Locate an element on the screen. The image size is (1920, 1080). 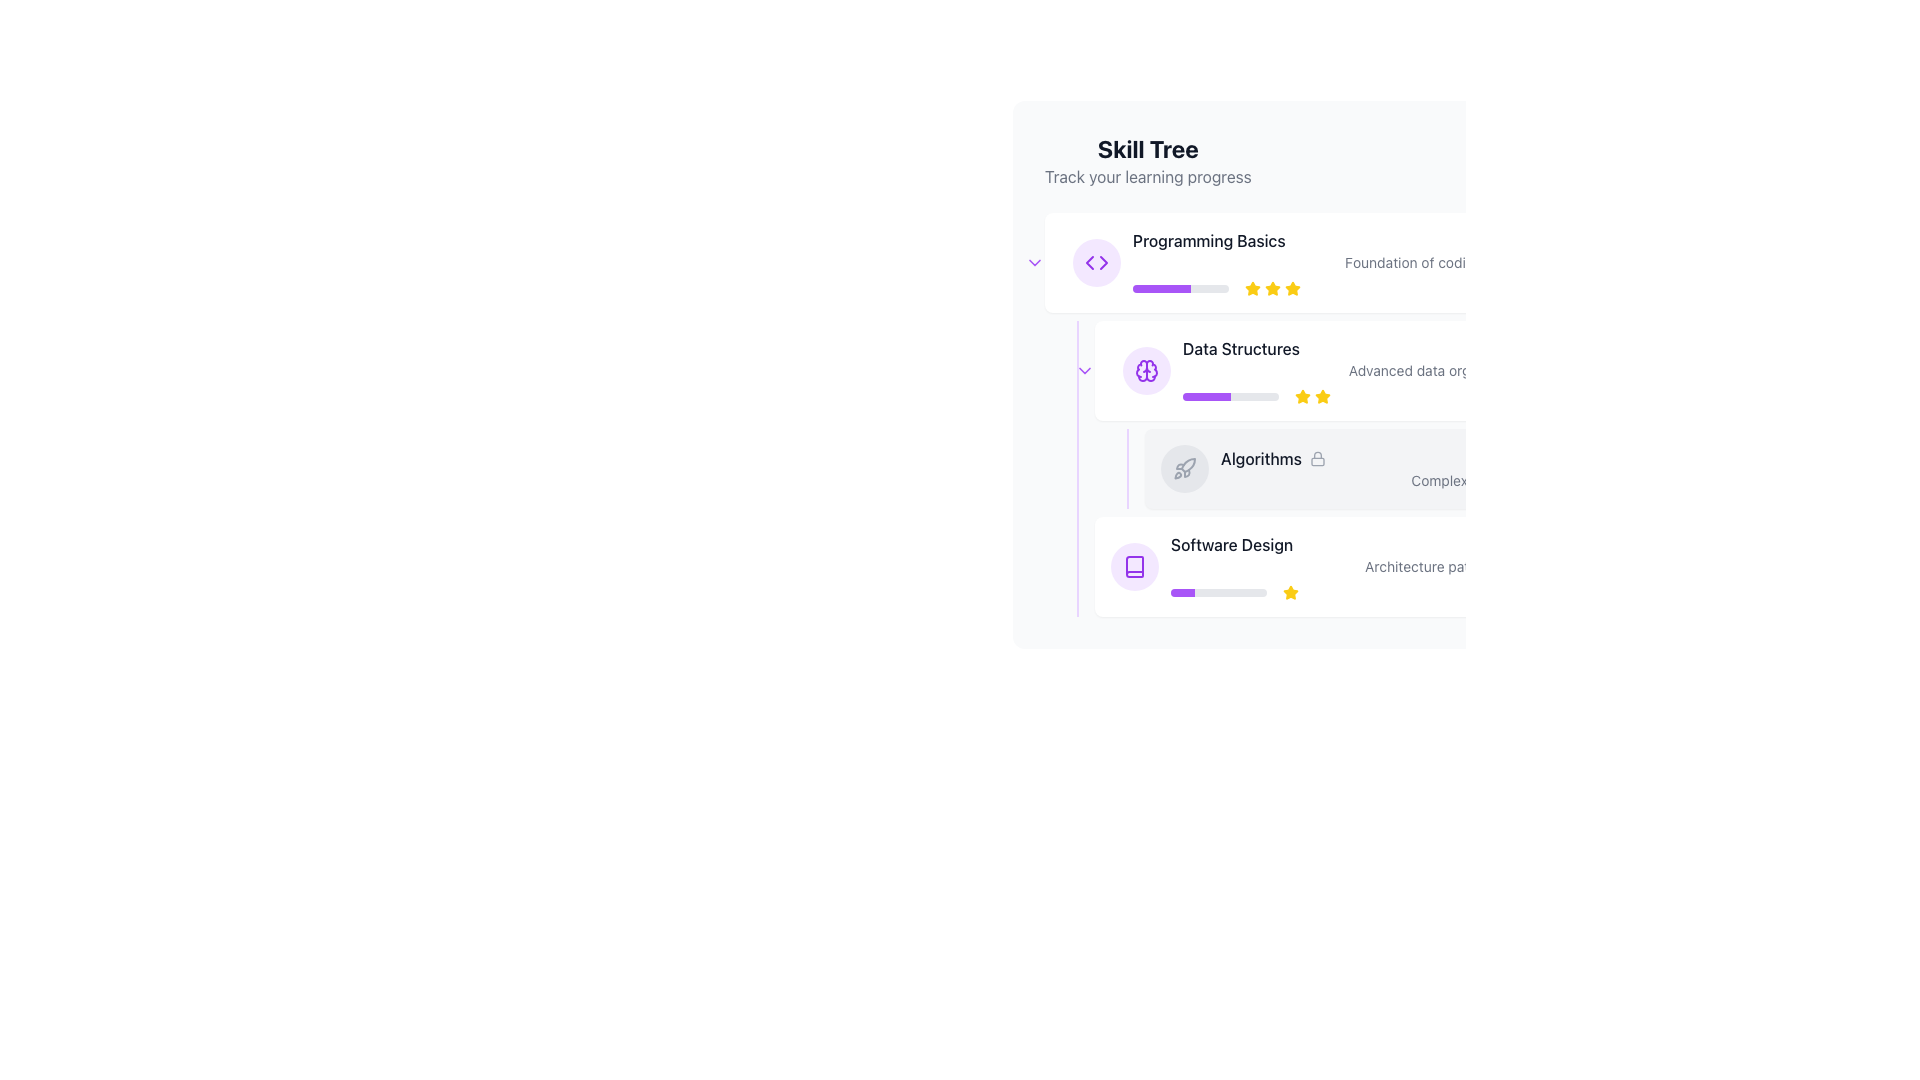
the Progress Bar that visually represents the completion status for the 'Software Design' course, located at the bottom of the 'Skill Tree' section is located at coordinates (1218, 592).